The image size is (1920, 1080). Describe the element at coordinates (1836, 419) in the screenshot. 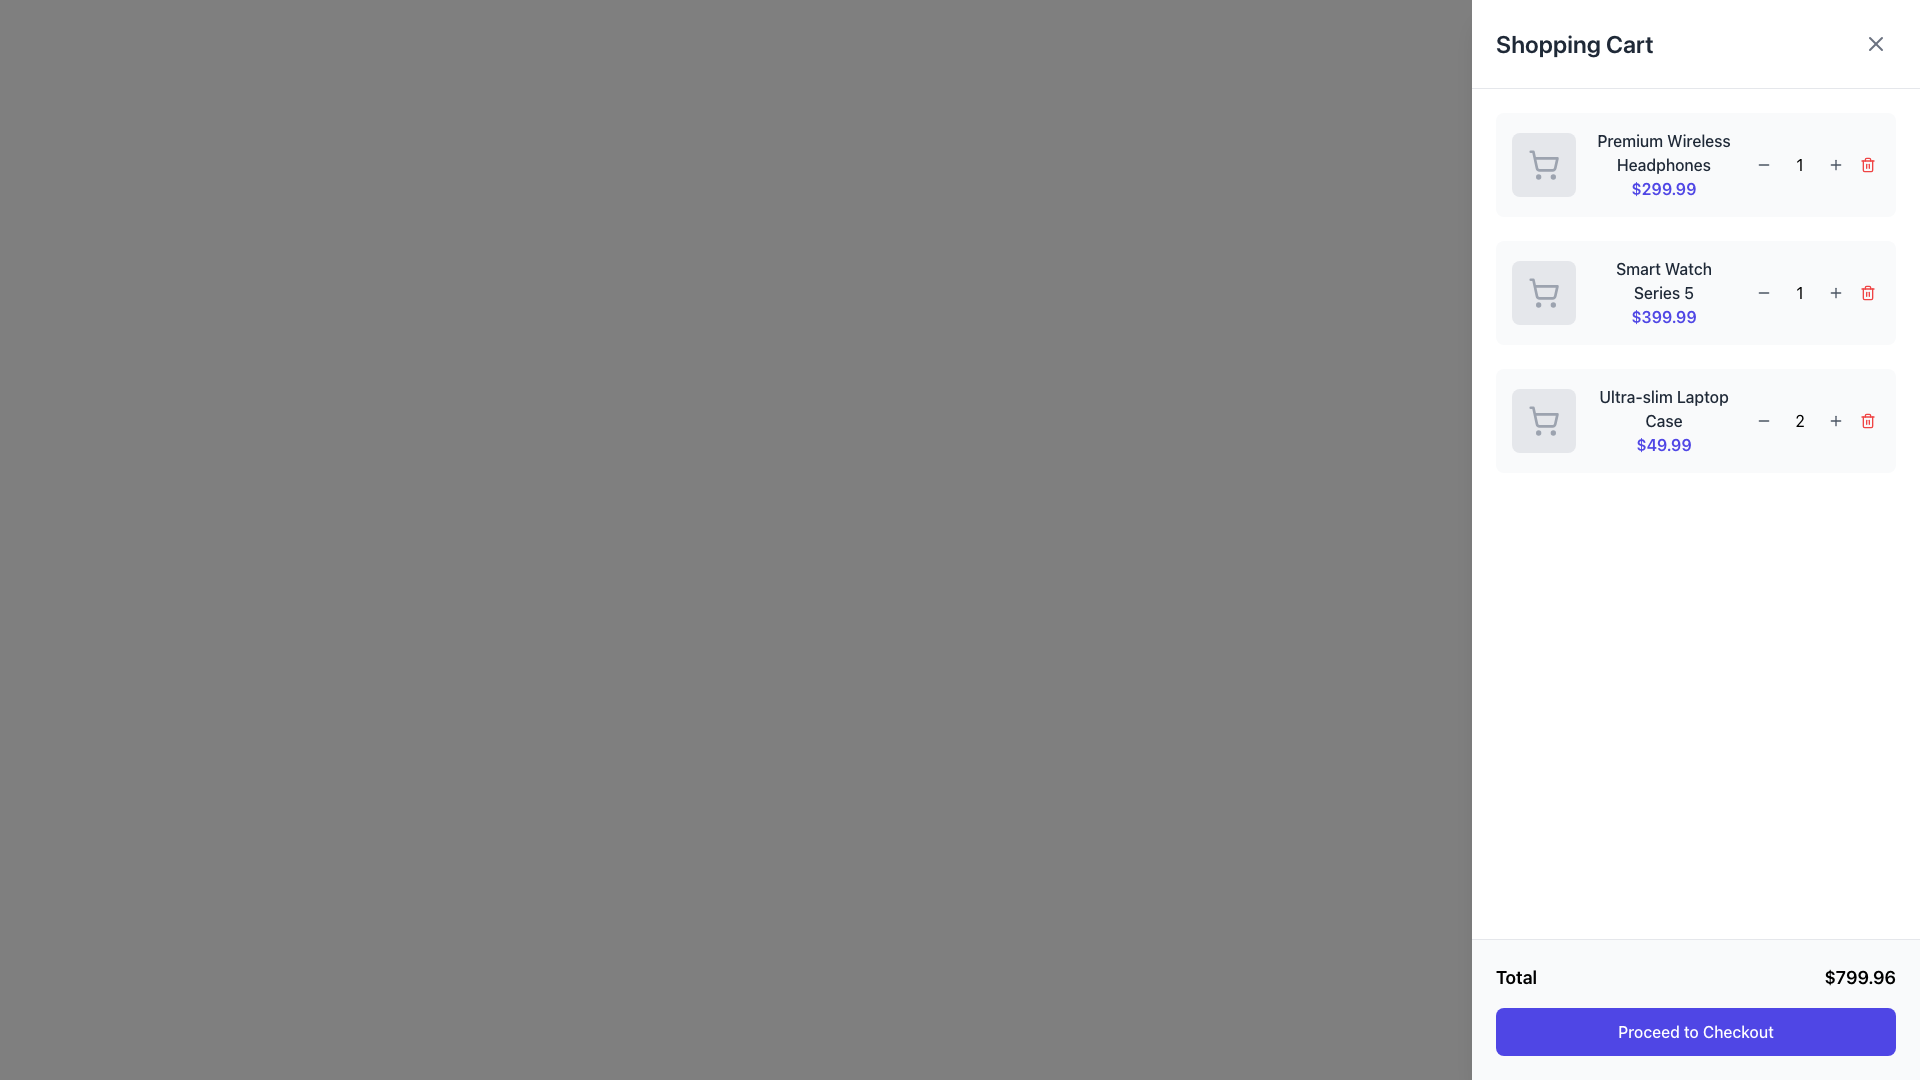

I see `the plus icon button located near the quantity adjustment controls for the 'Ultra-slim Laptop Case' to increase the item quantity` at that location.